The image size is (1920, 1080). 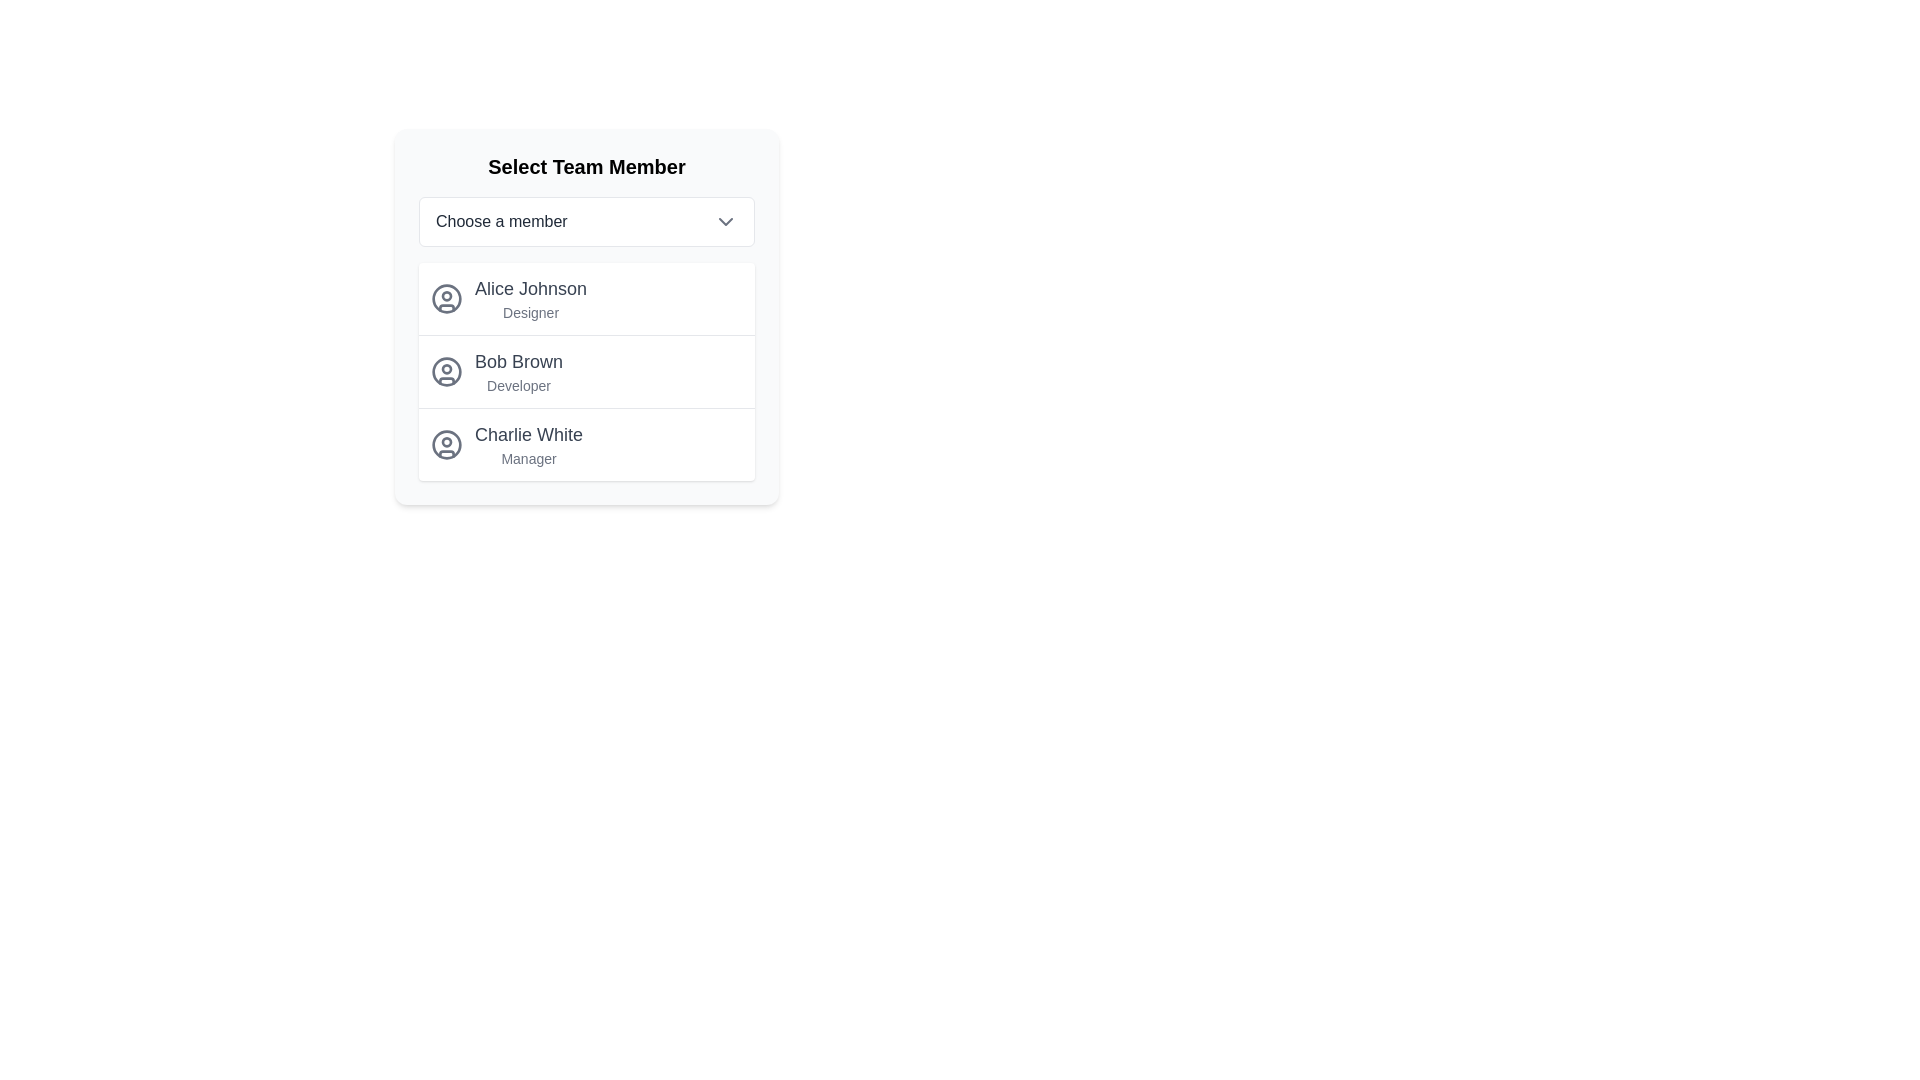 What do you see at coordinates (497, 371) in the screenshot?
I see `the Profile entry for 'Bob Brown', which includes a circular grayscale avatar and the name 'Bob Brown' followed by the title 'Developer'. This entry is the second in a list of team members` at bounding box center [497, 371].